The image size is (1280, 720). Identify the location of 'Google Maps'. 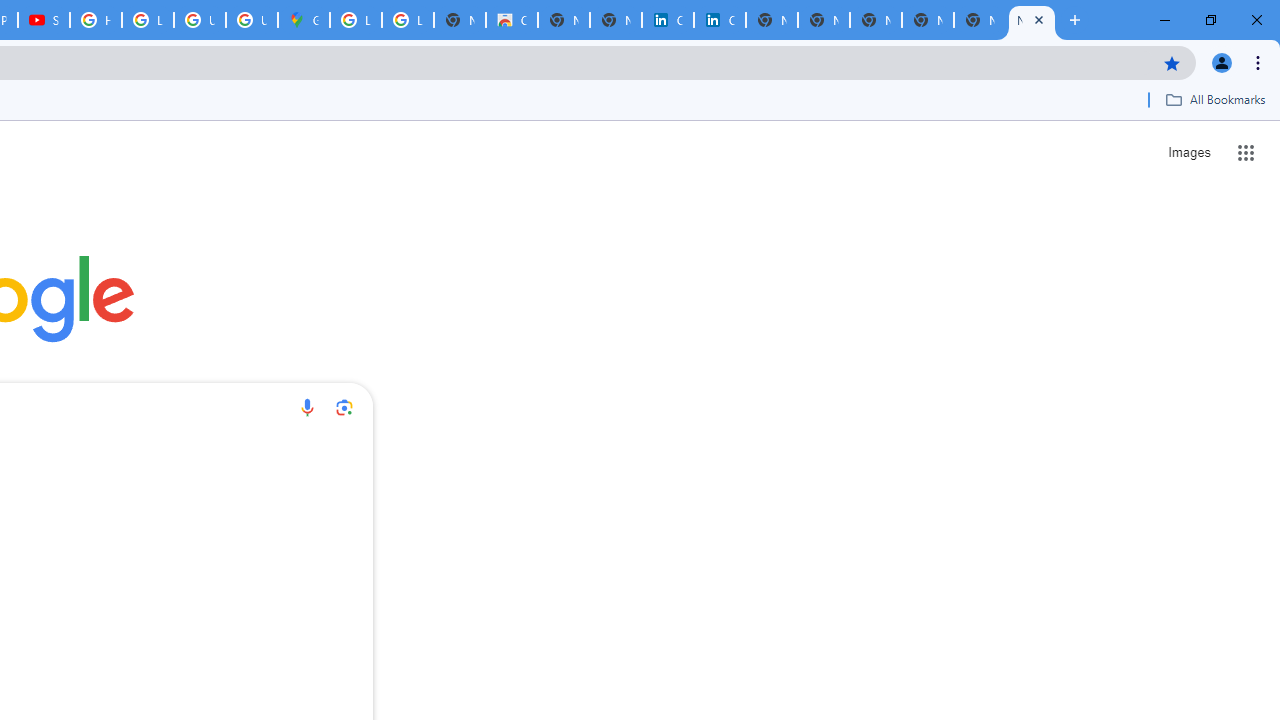
(303, 20).